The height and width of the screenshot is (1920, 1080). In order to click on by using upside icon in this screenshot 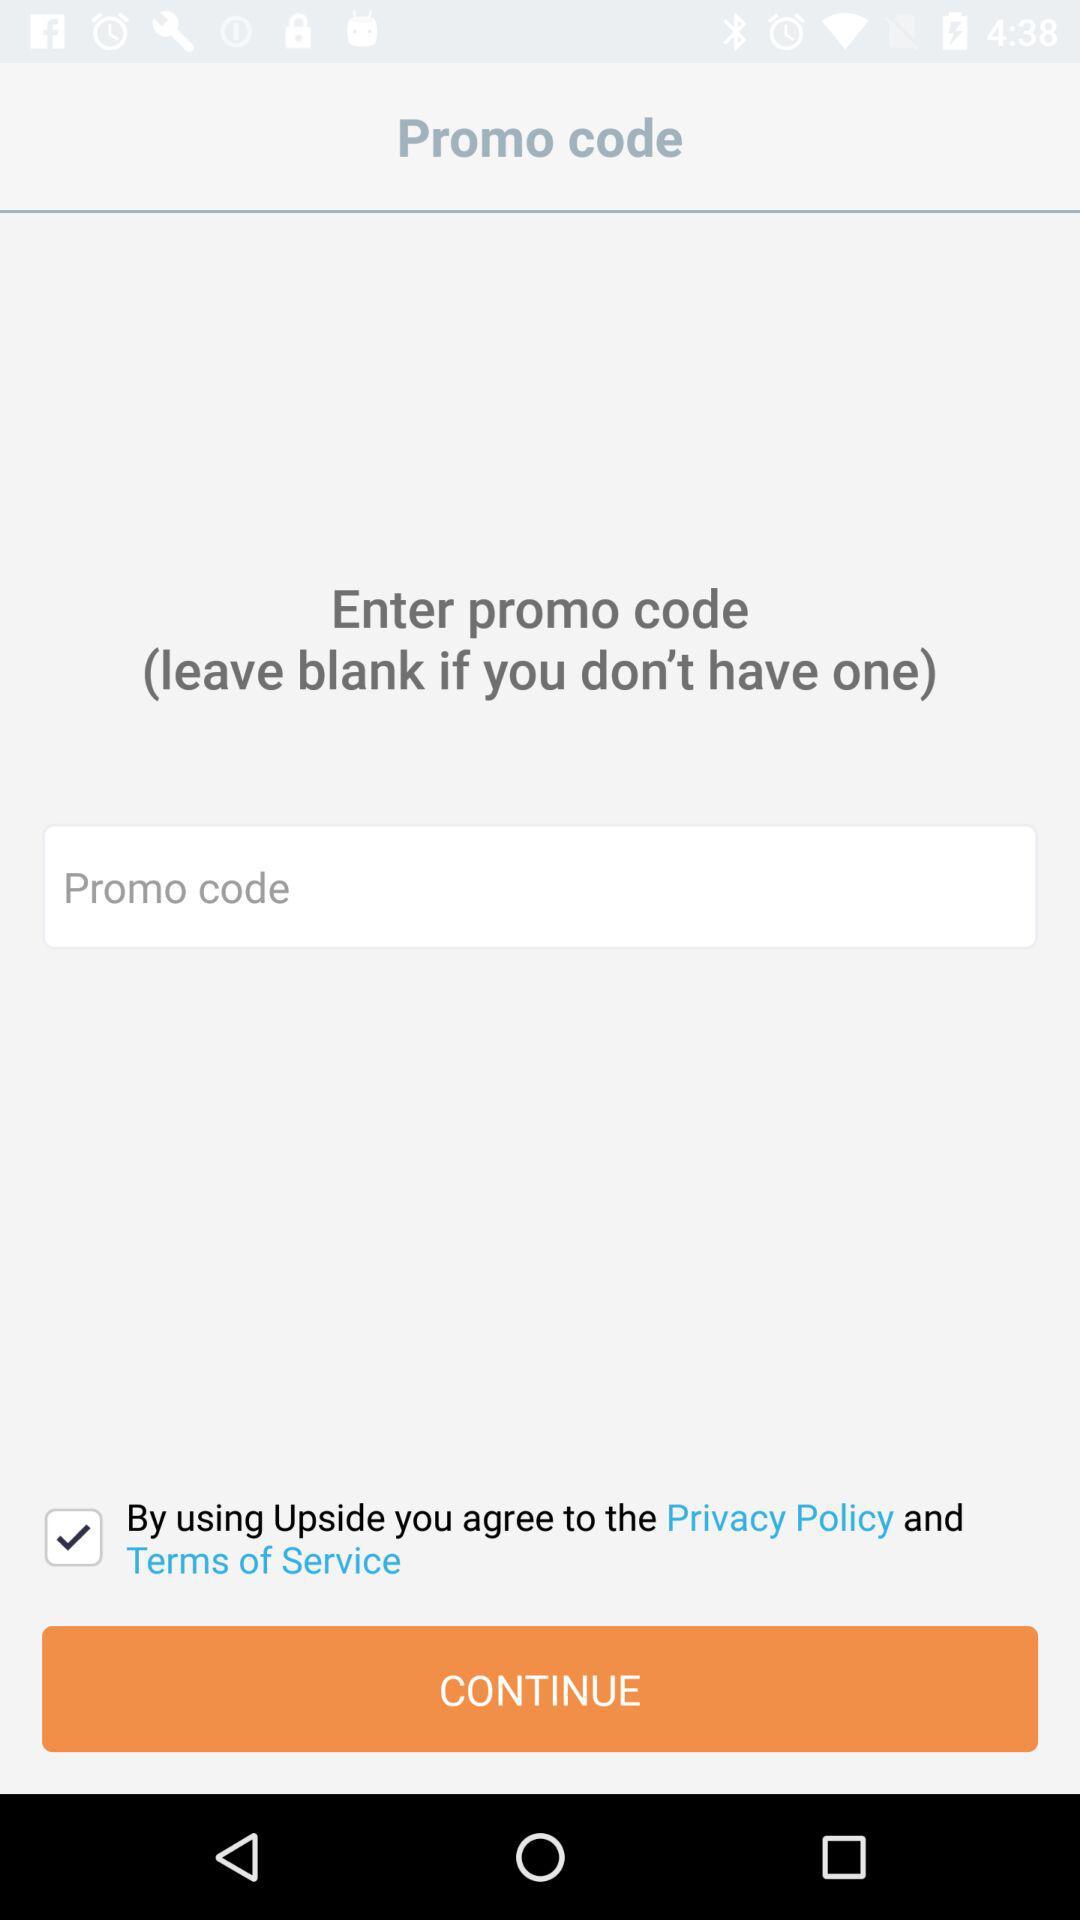, I will do `click(571, 1536)`.